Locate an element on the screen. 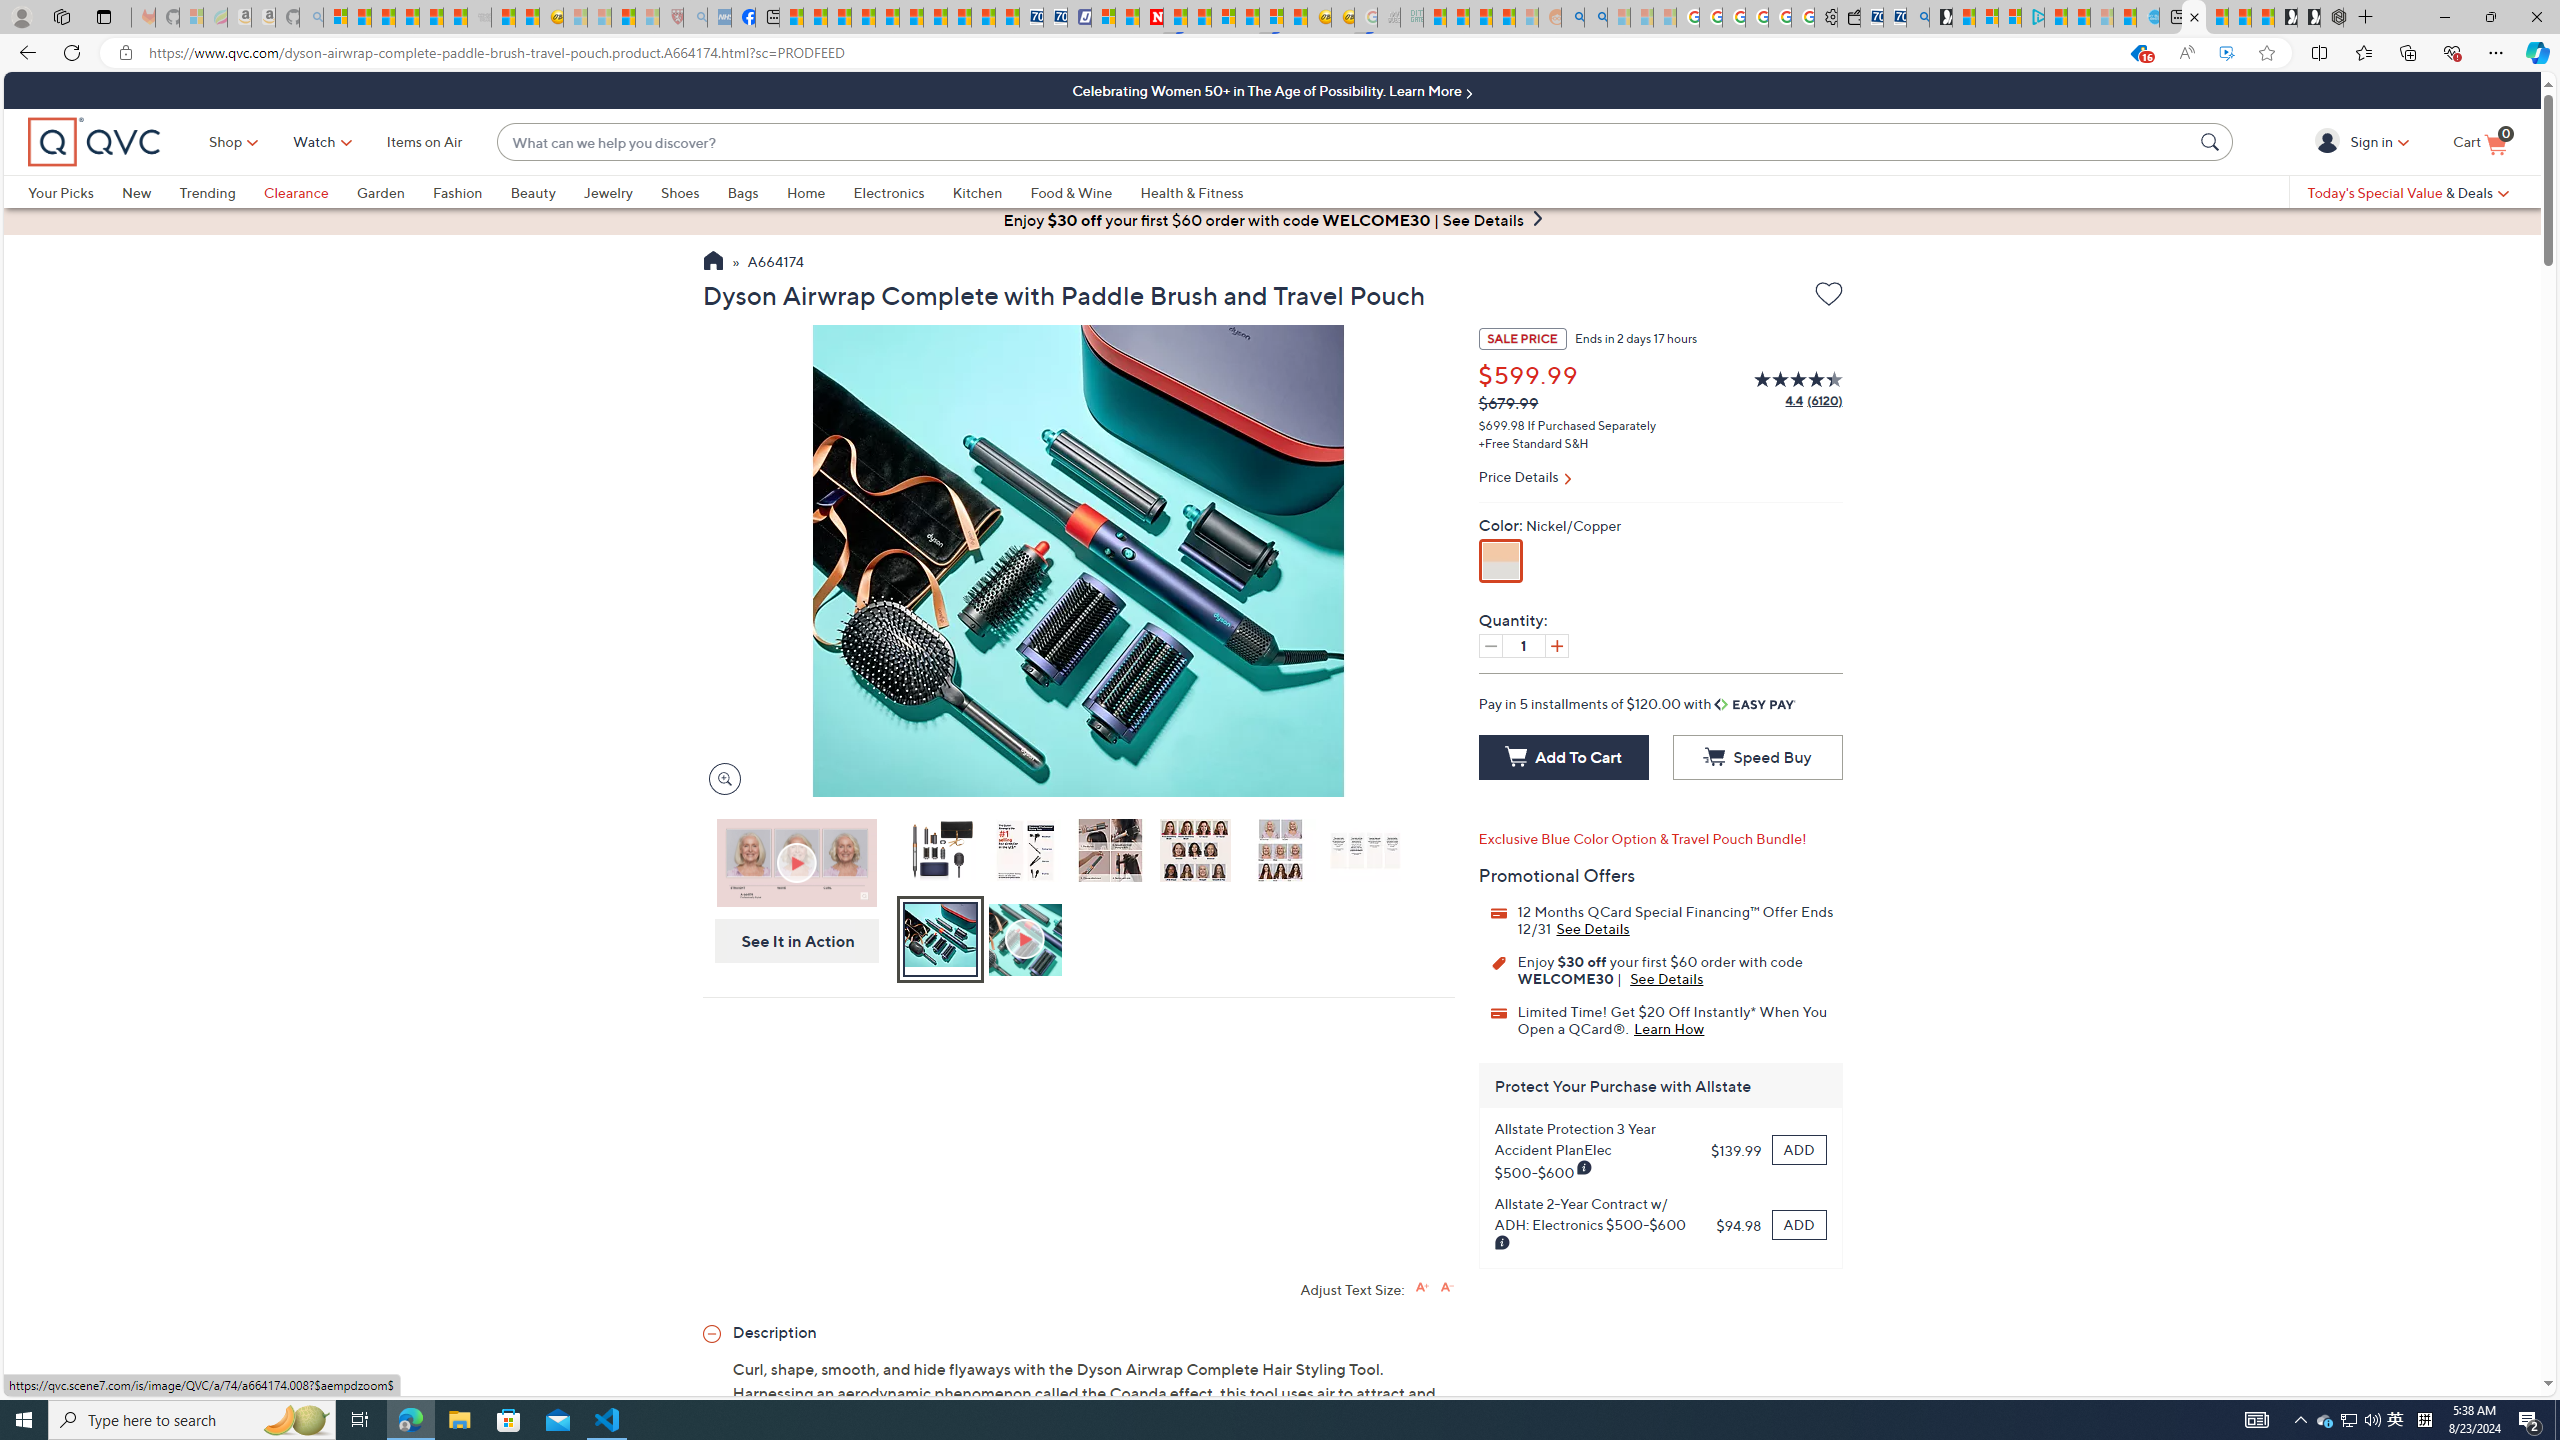 The height and width of the screenshot is (1440, 2560). 'Food & Wine' is located at coordinates (1084, 191).